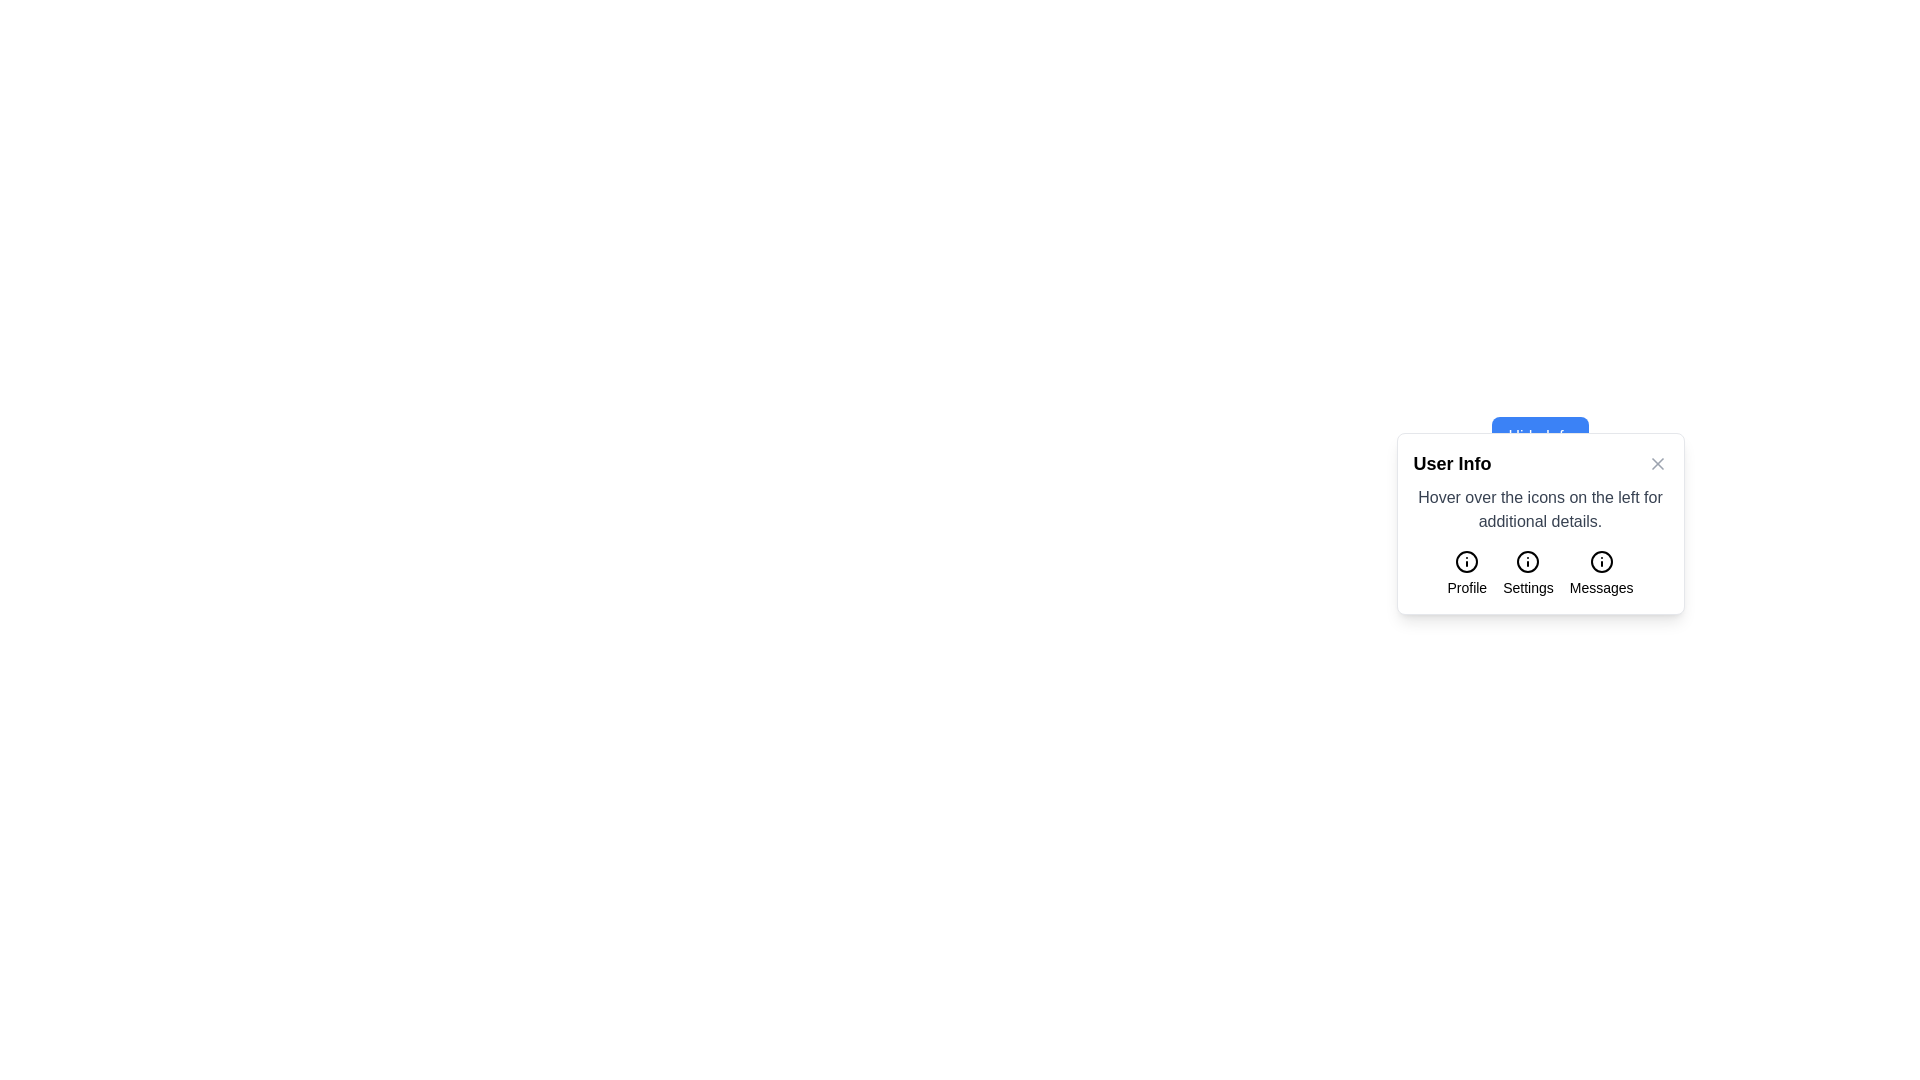  Describe the element at coordinates (1467, 562) in the screenshot. I see `the SVG circle graphic within the 'info' icon` at that location.